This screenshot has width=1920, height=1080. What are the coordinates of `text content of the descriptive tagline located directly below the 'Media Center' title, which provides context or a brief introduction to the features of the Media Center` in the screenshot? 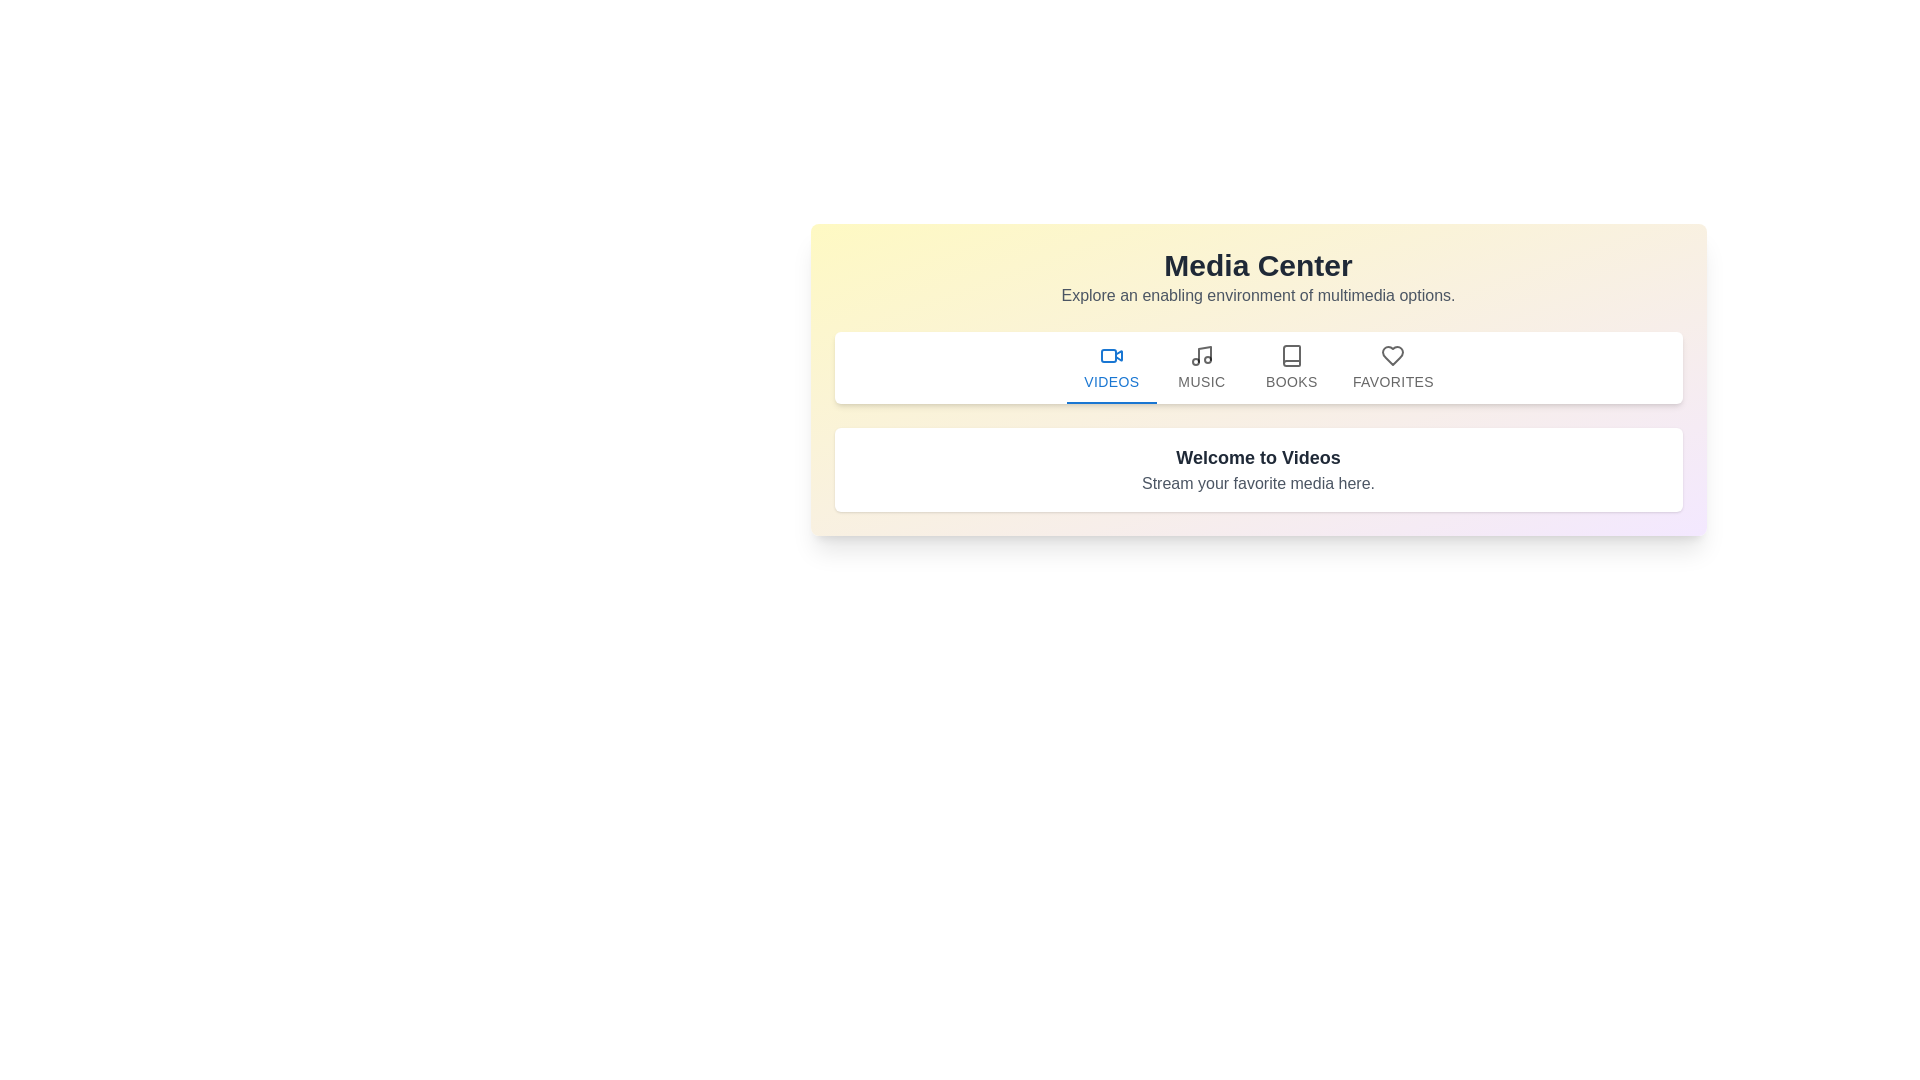 It's located at (1257, 296).